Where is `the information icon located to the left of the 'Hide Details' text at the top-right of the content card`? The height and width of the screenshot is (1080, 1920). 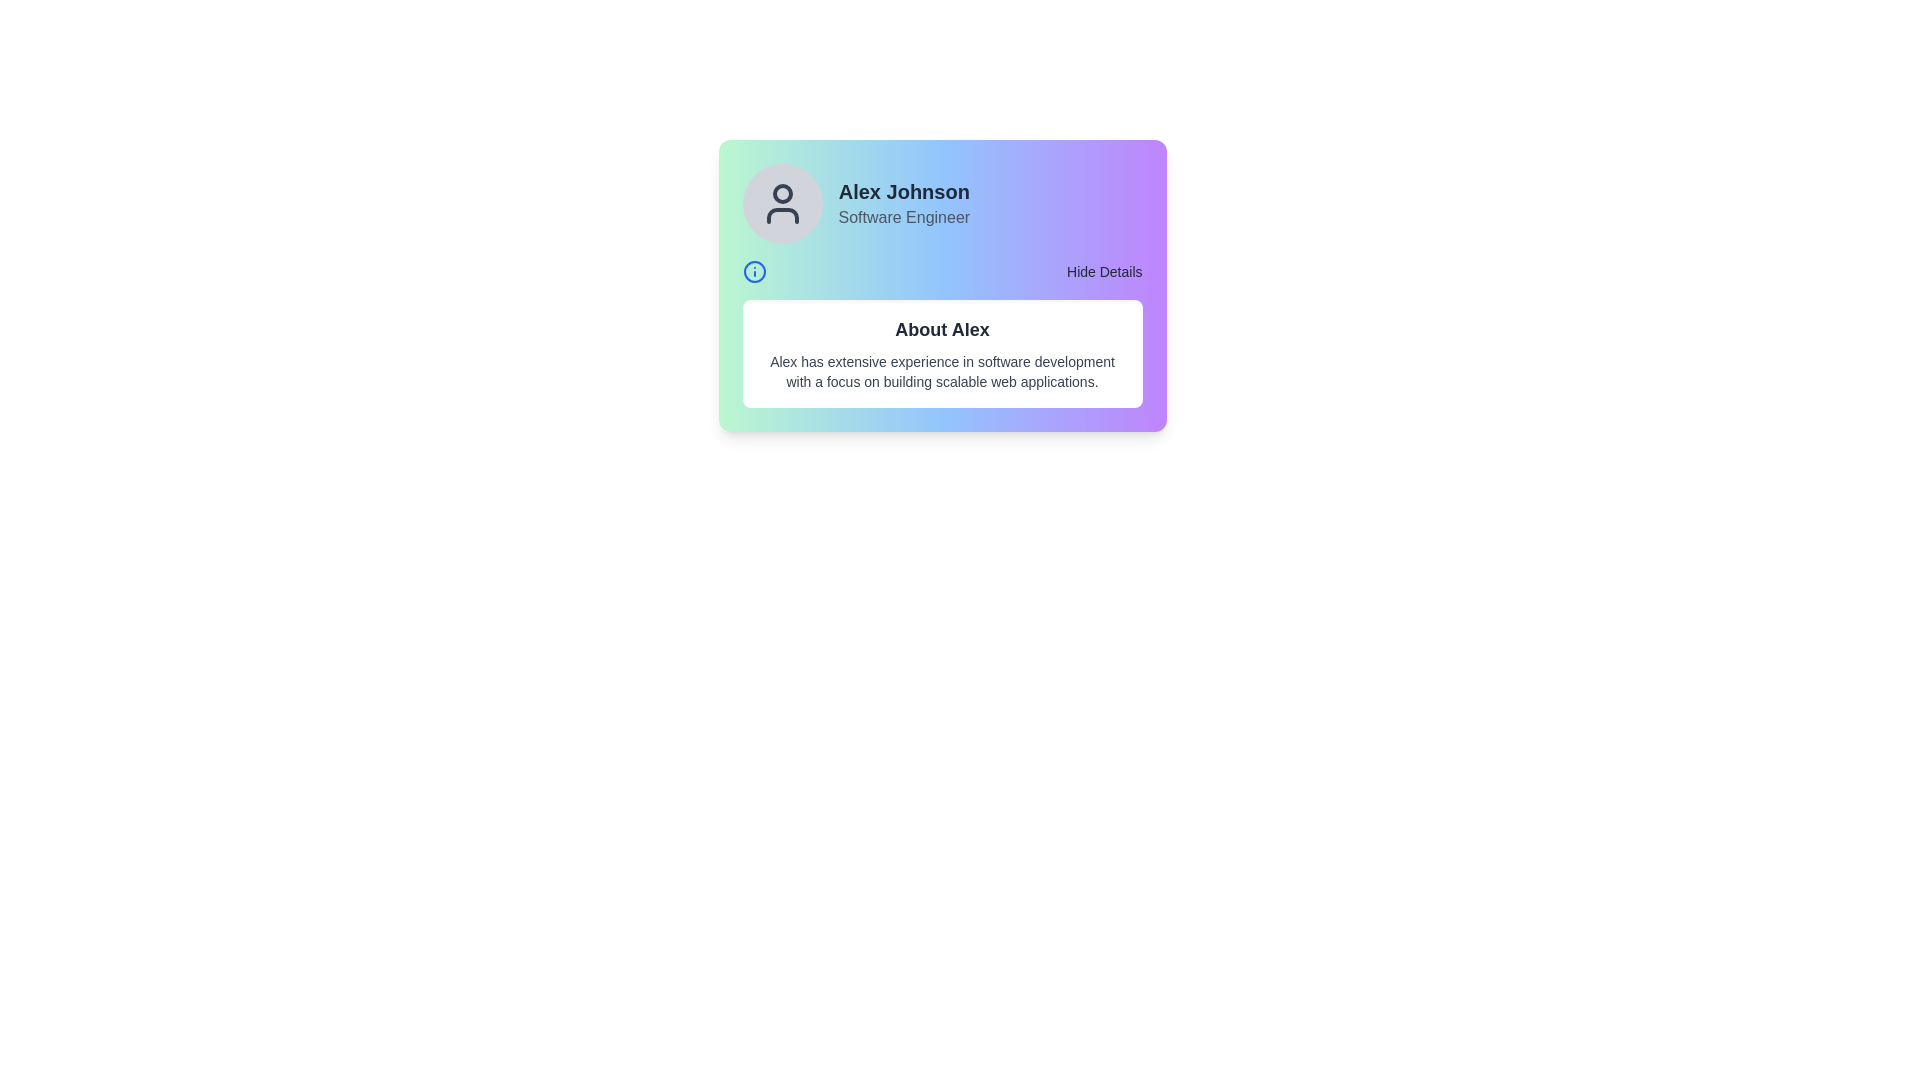 the information icon located to the left of the 'Hide Details' text at the top-right of the content card is located at coordinates (753, 272).